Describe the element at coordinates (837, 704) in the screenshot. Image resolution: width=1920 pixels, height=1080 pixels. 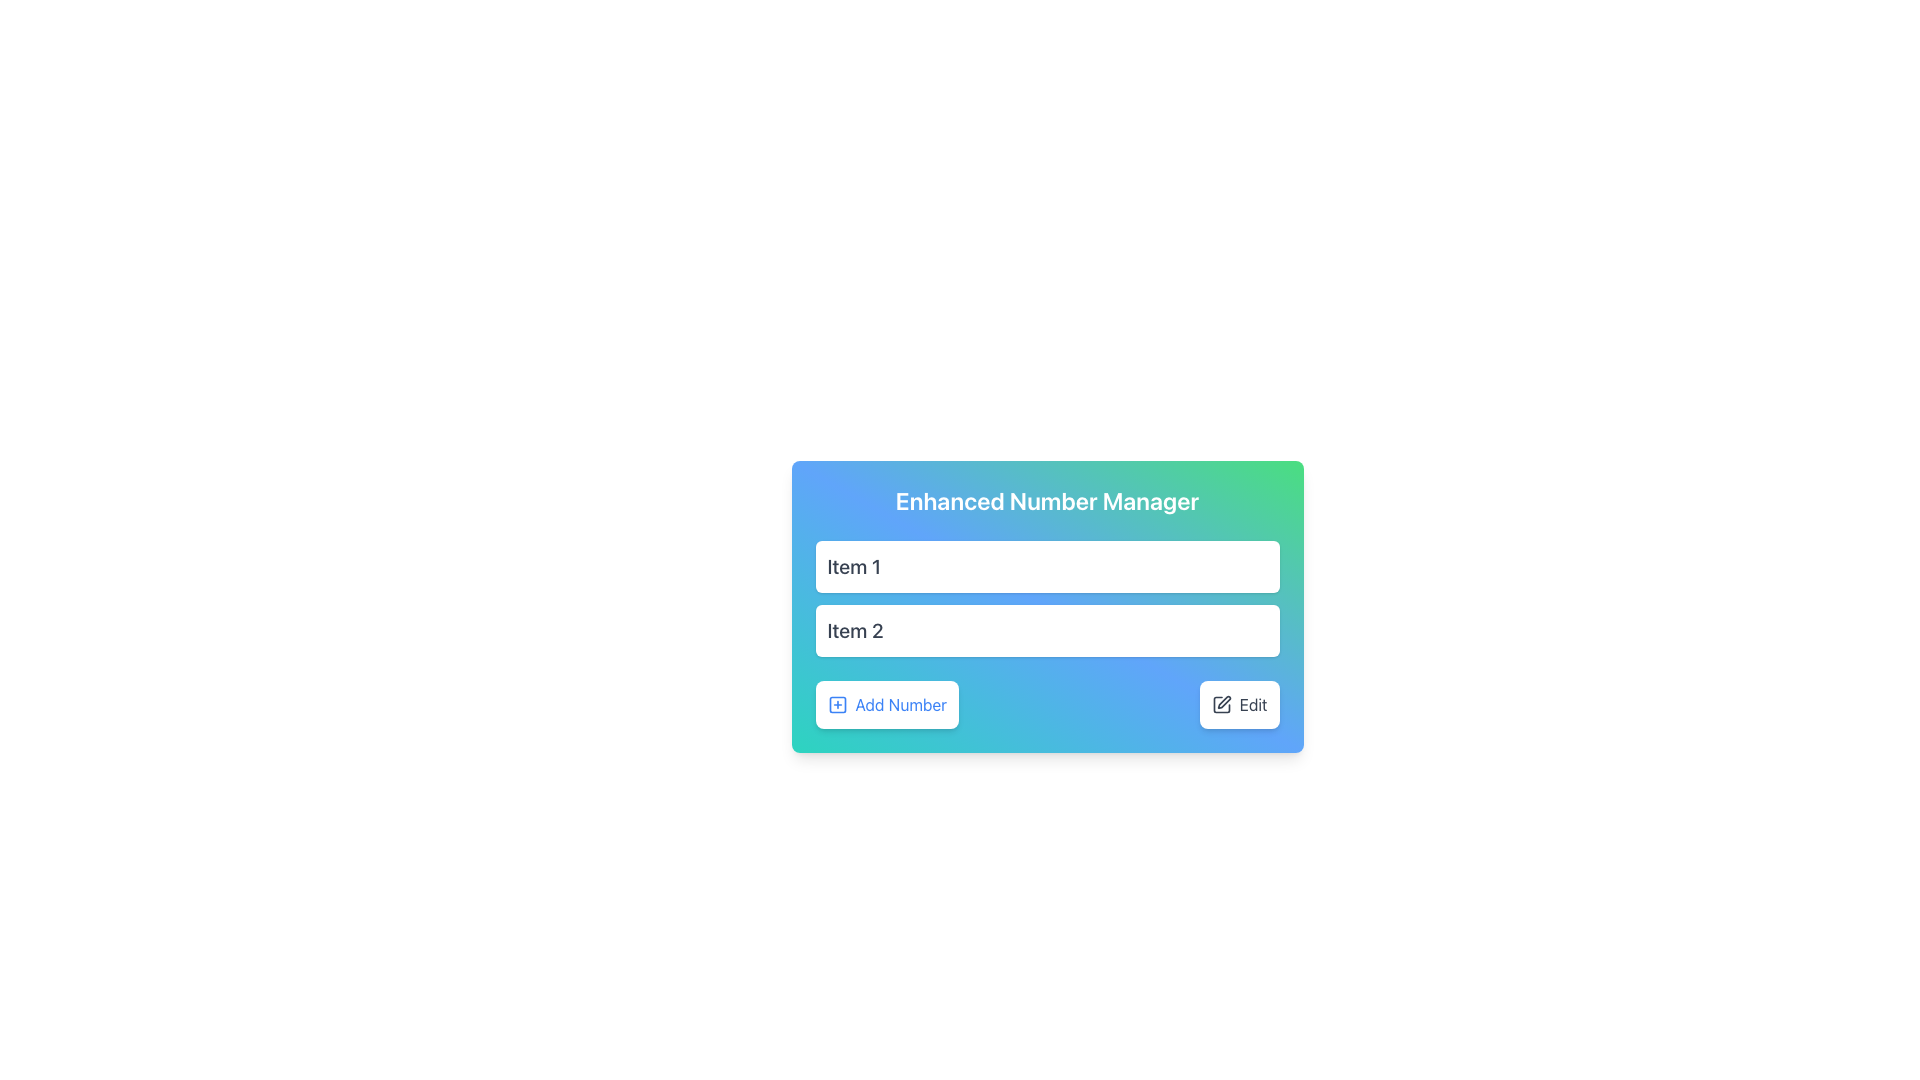
I see `the decorative icon located to the left of the 'Add Number' text within its button, which is positioned below 'Item 1' and 'Item 2' input fields and above the 'Edit' button` at that location.